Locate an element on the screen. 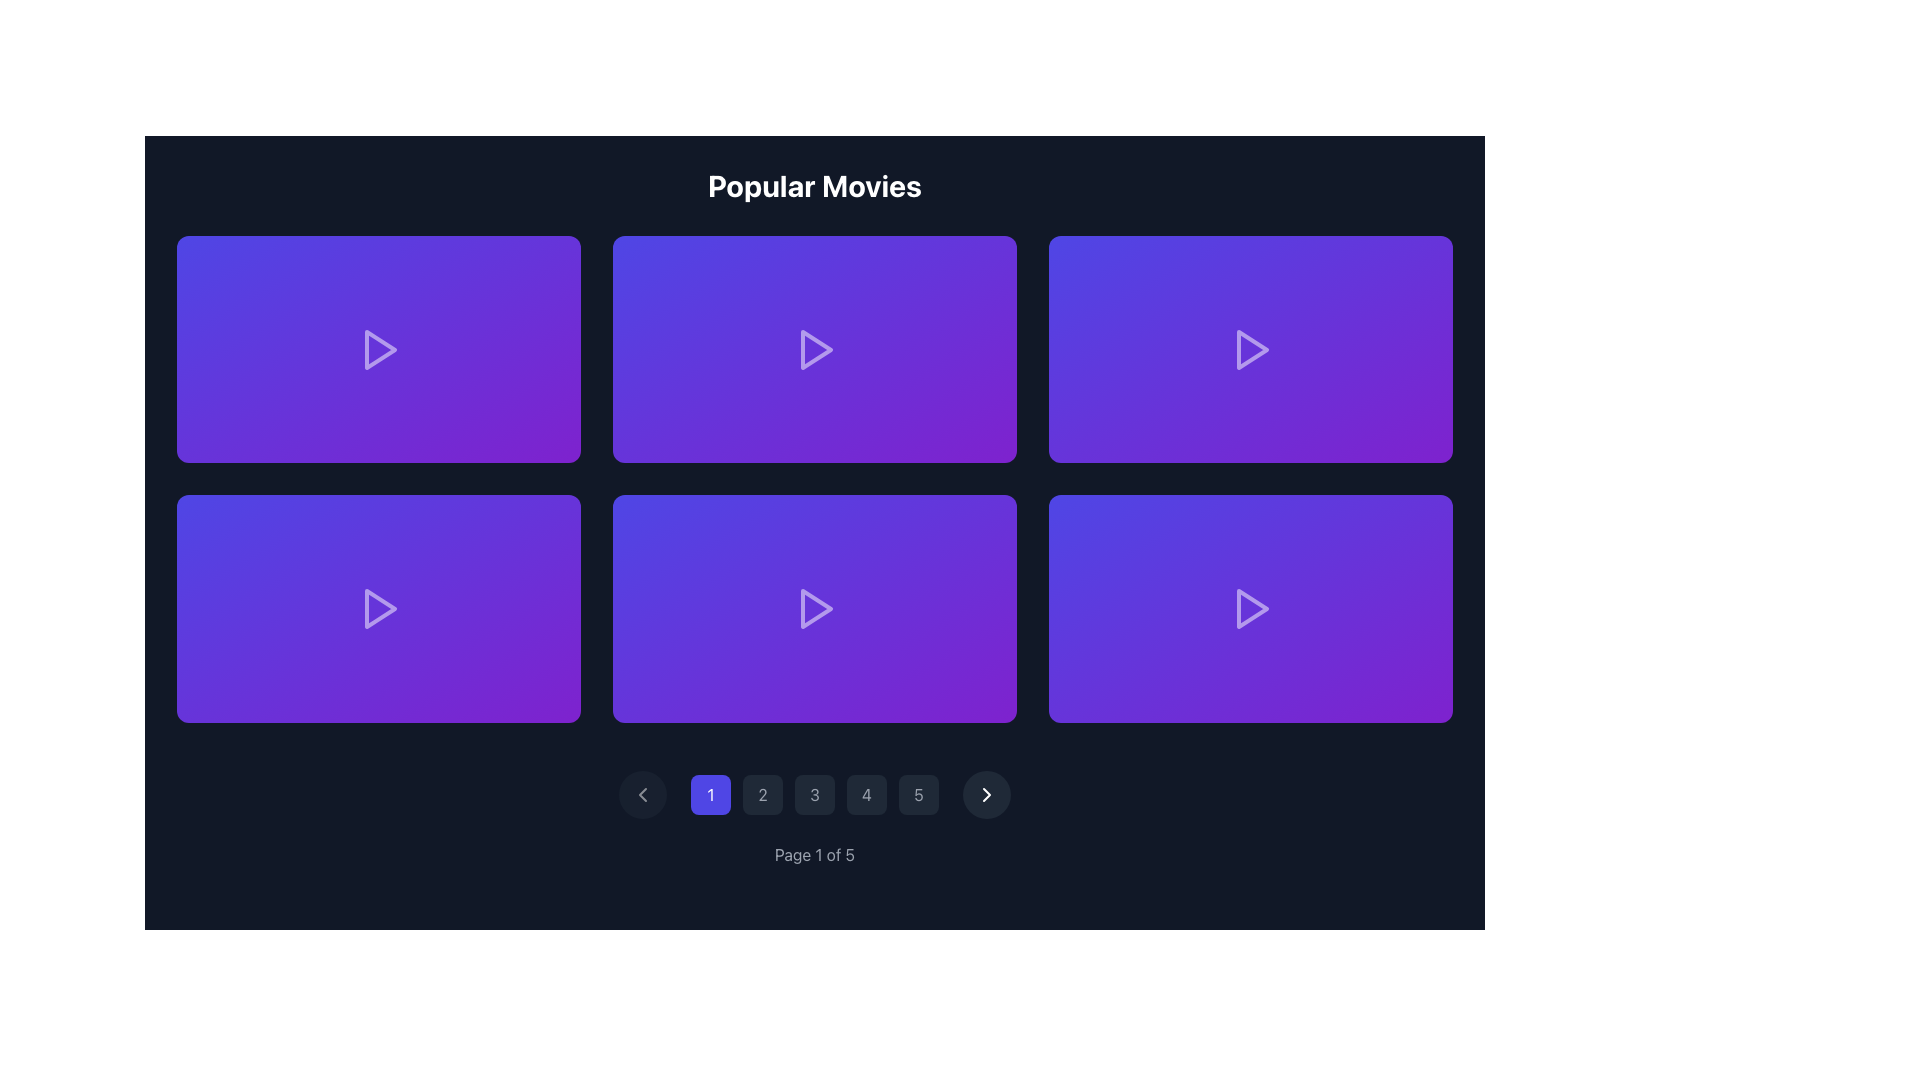 The image size is (1920, 1080). the triangular play icon located in the top-left card of the 2x3 grid layout within the 'Popular Movies' section for keyboard navigation is located at coordinates (380, 348).